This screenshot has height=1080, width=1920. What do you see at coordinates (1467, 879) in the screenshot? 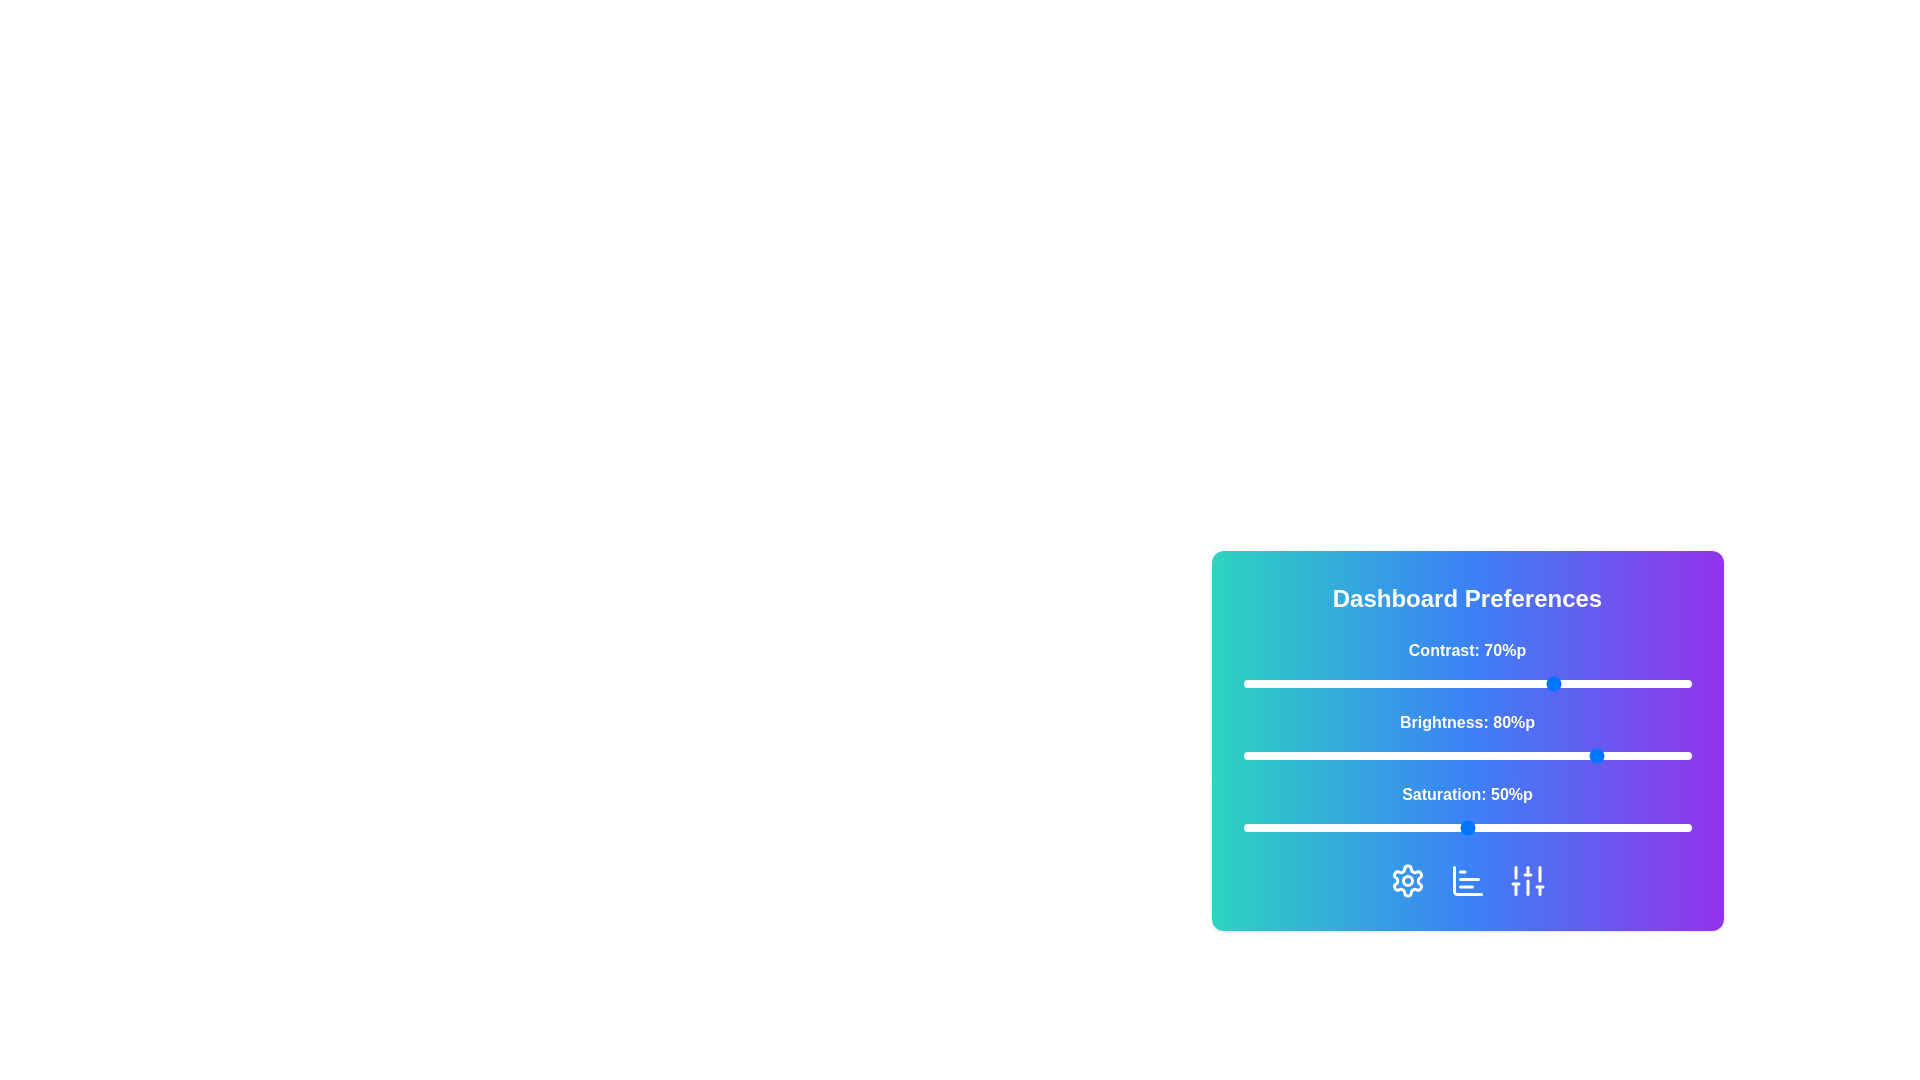
I see `the 'ChartBar' icon` at bounding box center [1467, 879].